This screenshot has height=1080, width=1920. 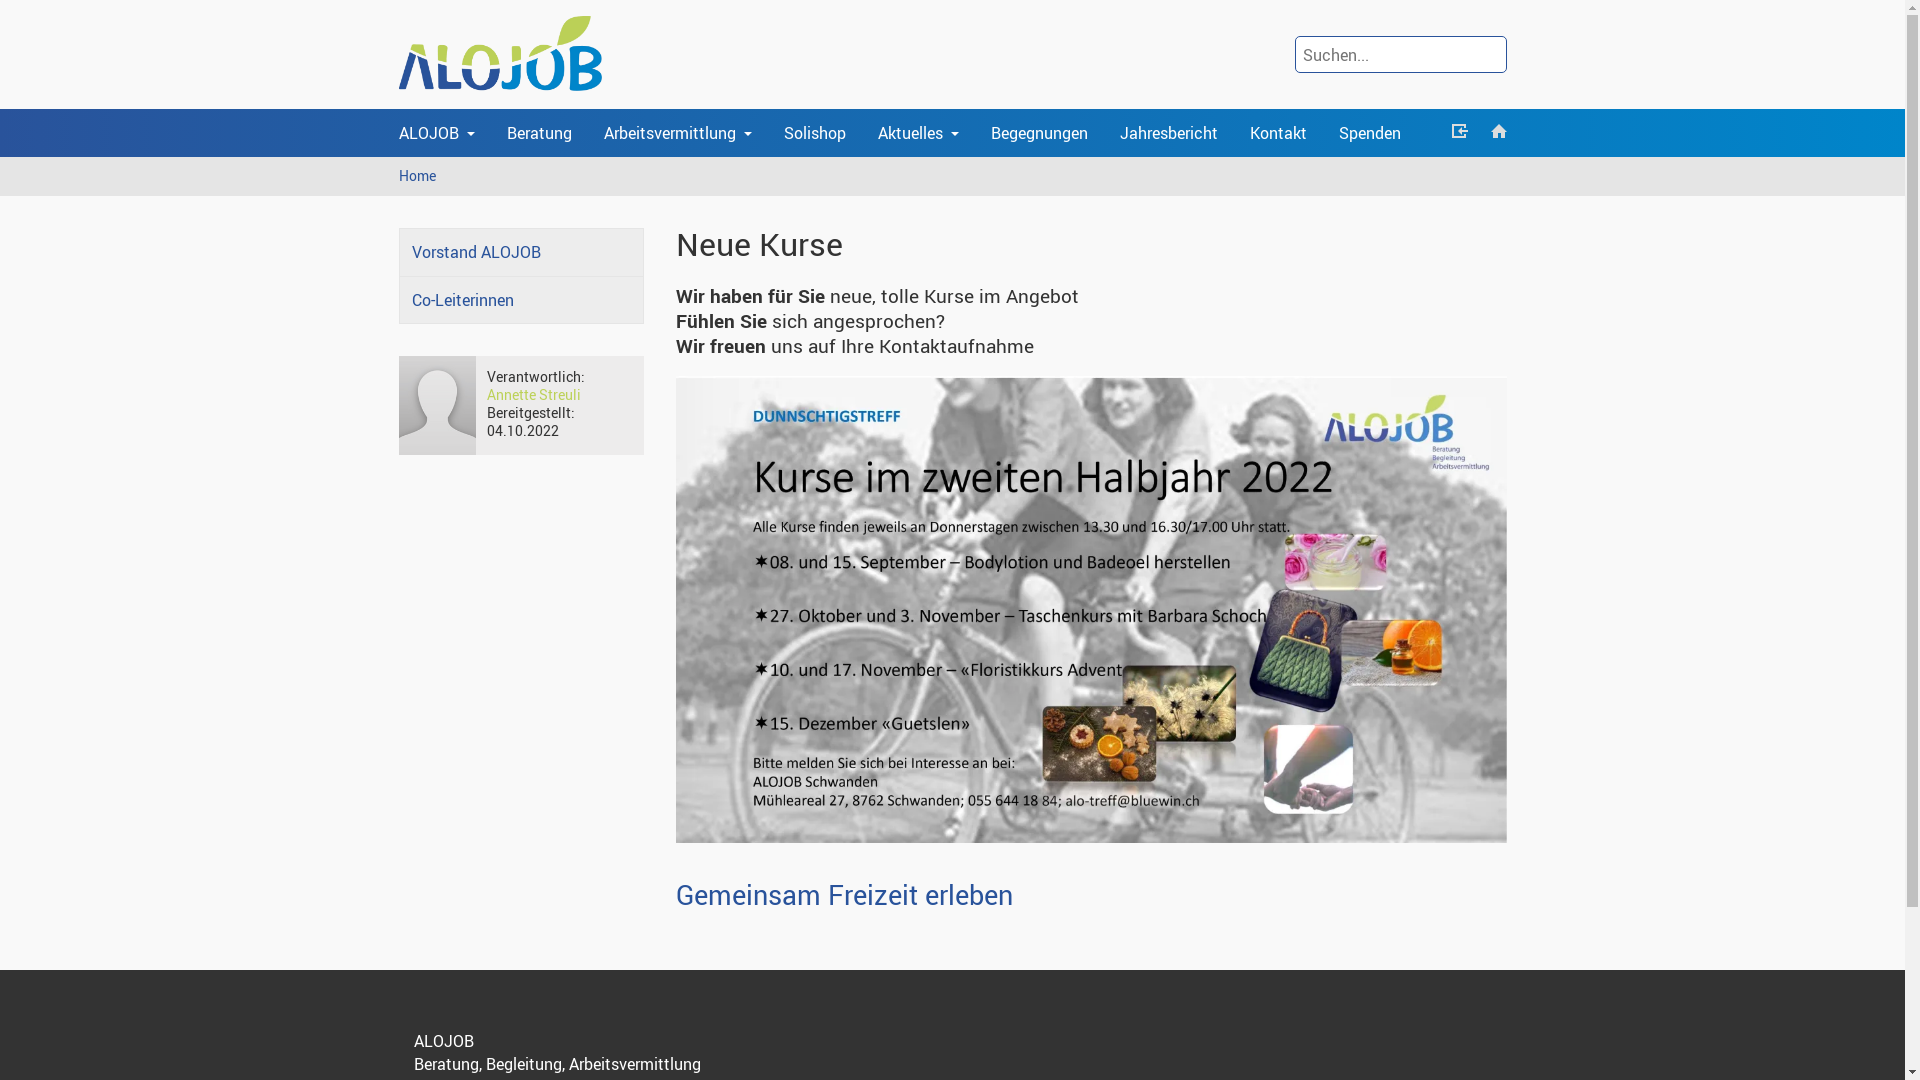 I want to click on 'Jahresbericht', so click(x=1169, y=132).